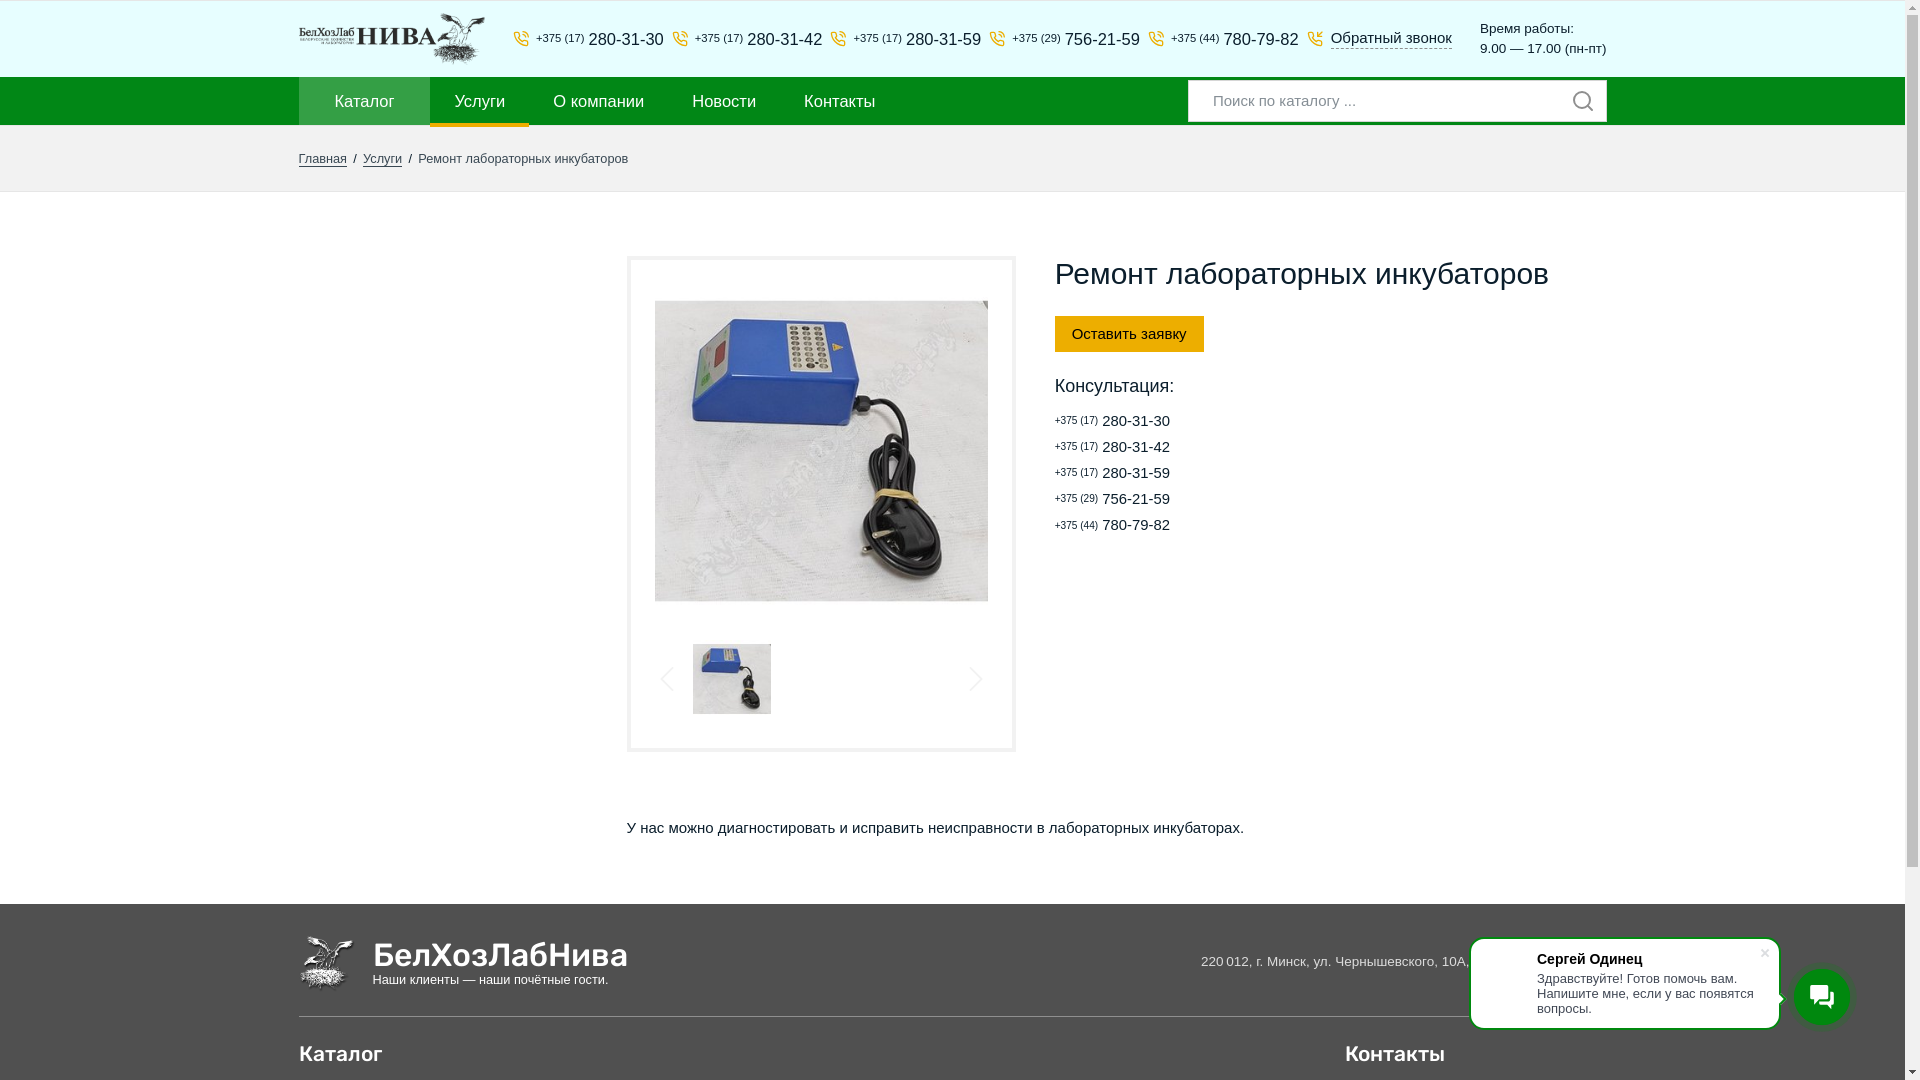  What do you see at coordinates (1186, 446) in the screenshot?
I see `'+375 (17)` at bounding box center [1186, 446].